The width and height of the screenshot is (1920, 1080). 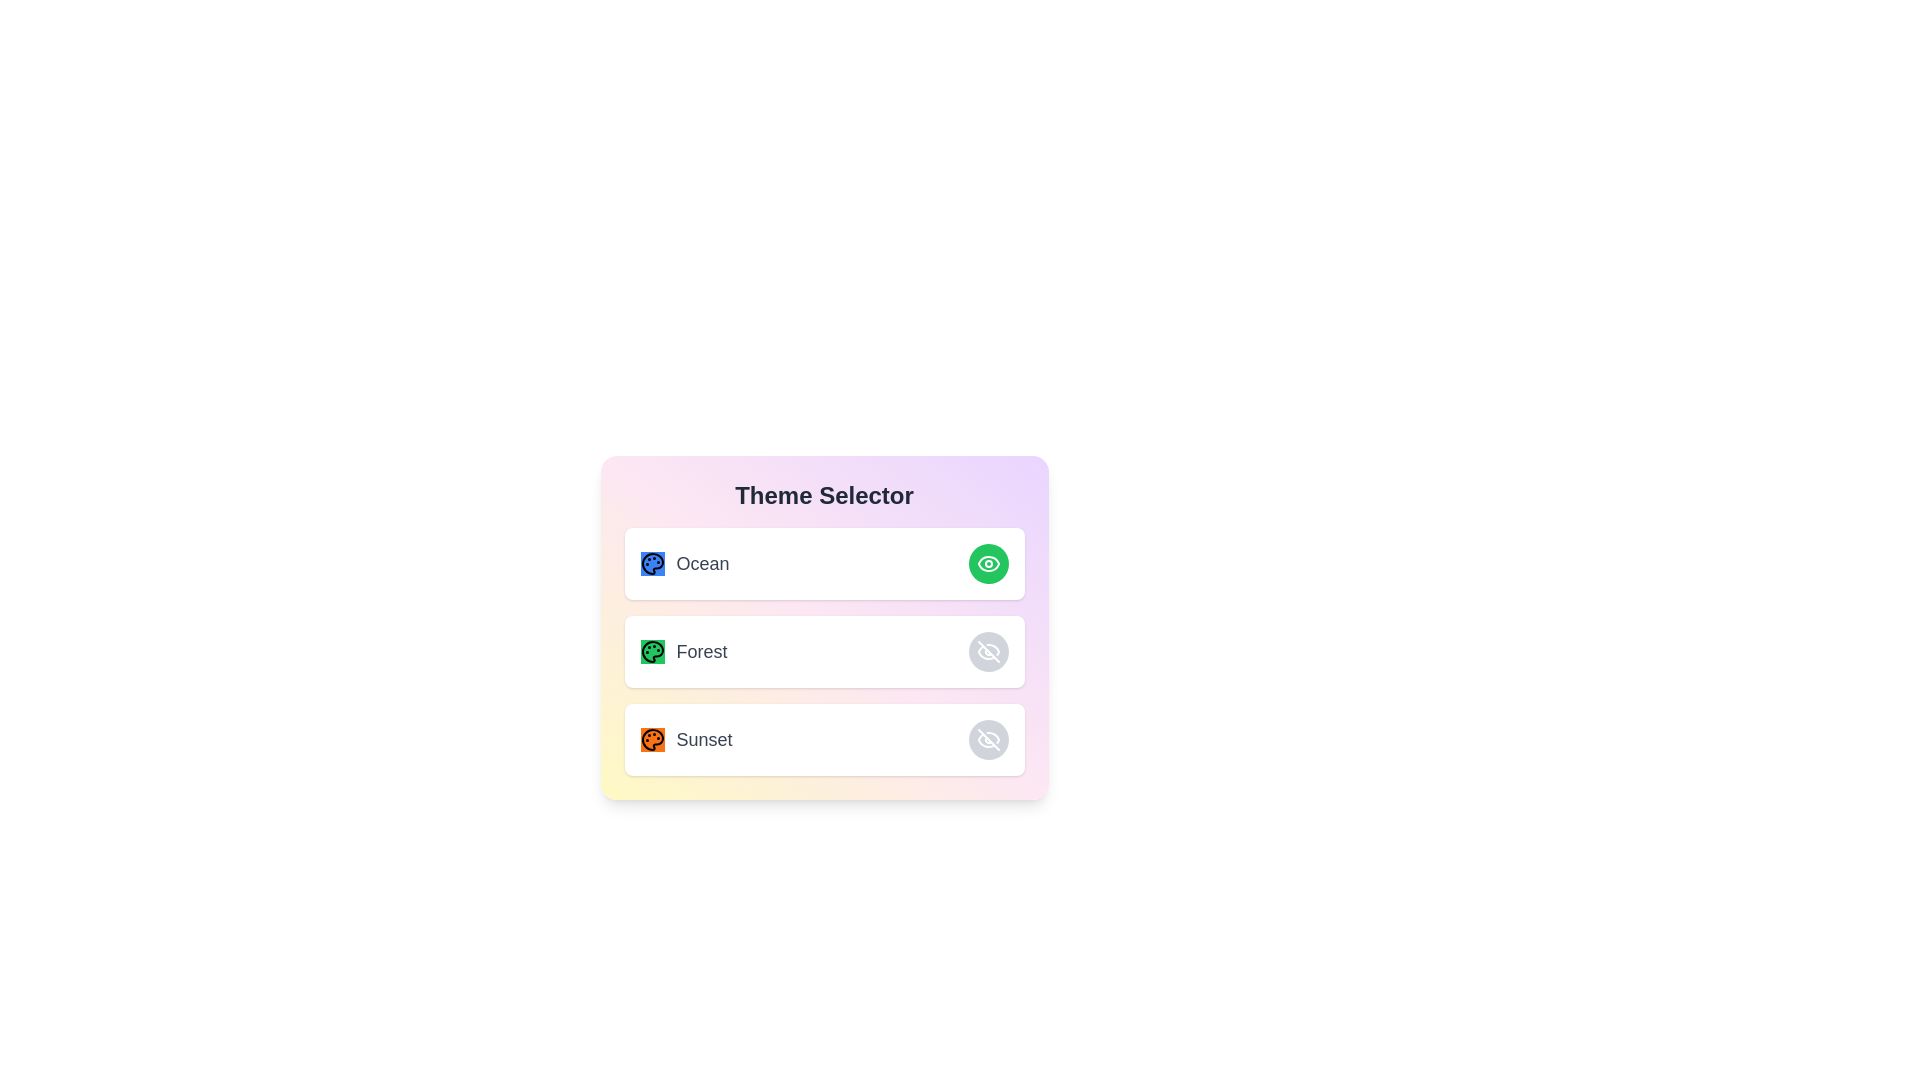 I want to click on the active theme indicator, which is the green button with an eye icon, so click(x=988, y=563).